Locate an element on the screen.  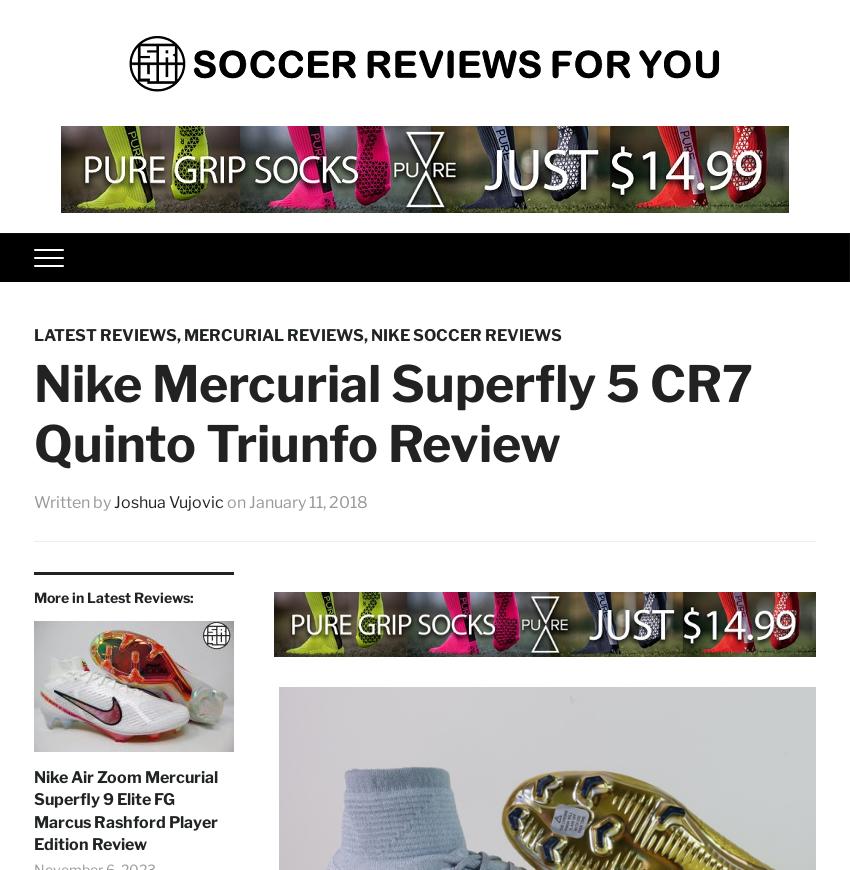
'Nike Air Zoom Mercurial Superfly 9 Elite FG Marcus Rashford Player Edition Review' is located at coordinates (124, 809).